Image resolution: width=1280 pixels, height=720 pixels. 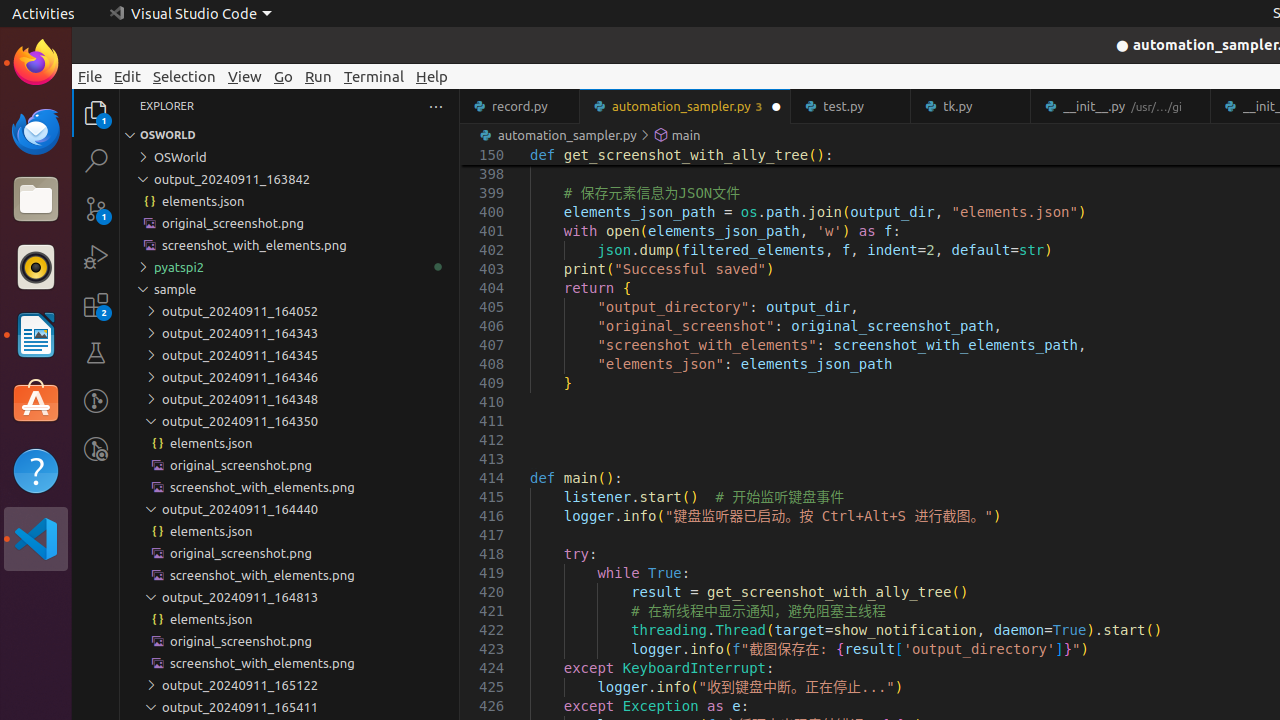 What do you see at coordinates (288, 684) in the screenshot?
I see `'output_20240911_165122'` at bounding box center [288, 684].